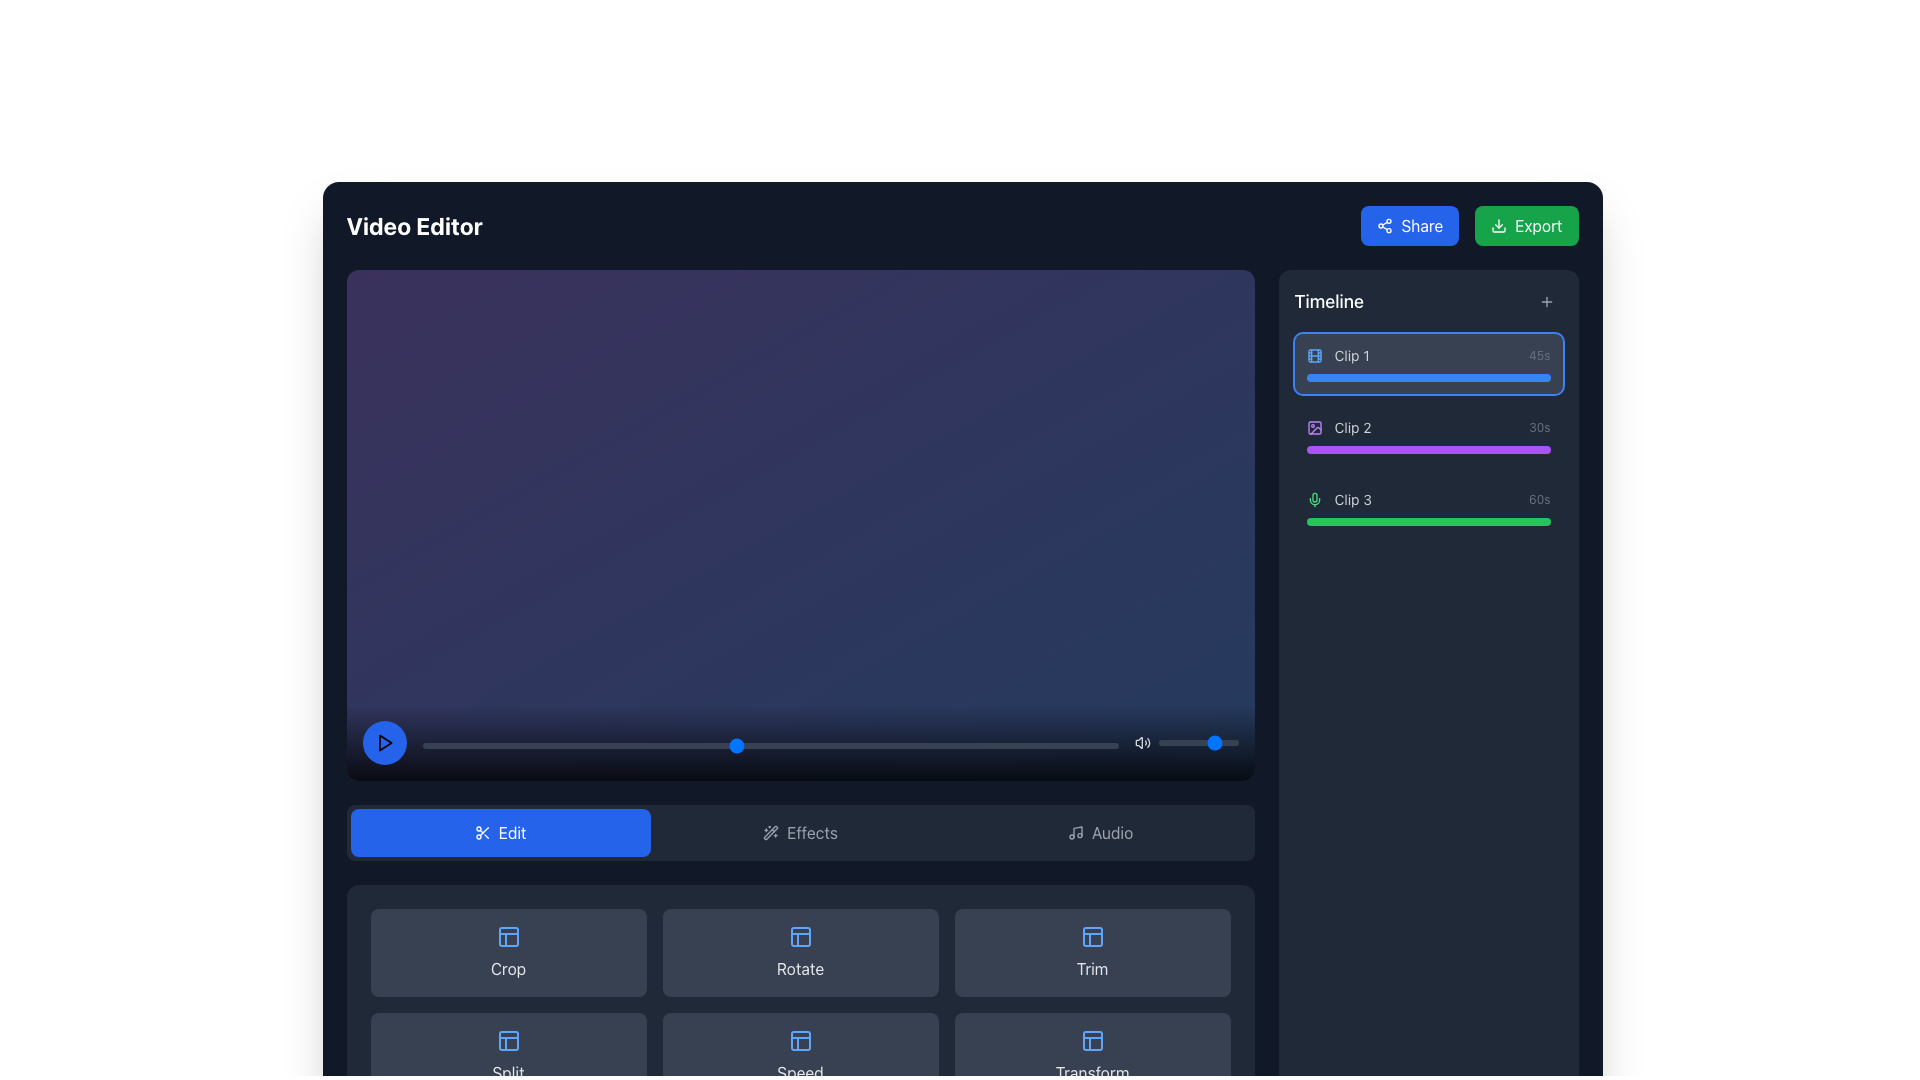 The width and height of the screenshot is (1920, 1080). I want to click on the text label displaying 'Clip 1' styled in a small gray font, positioned between a film icon and a duration label '45s' within the timeline interface, so click(1352, 354).